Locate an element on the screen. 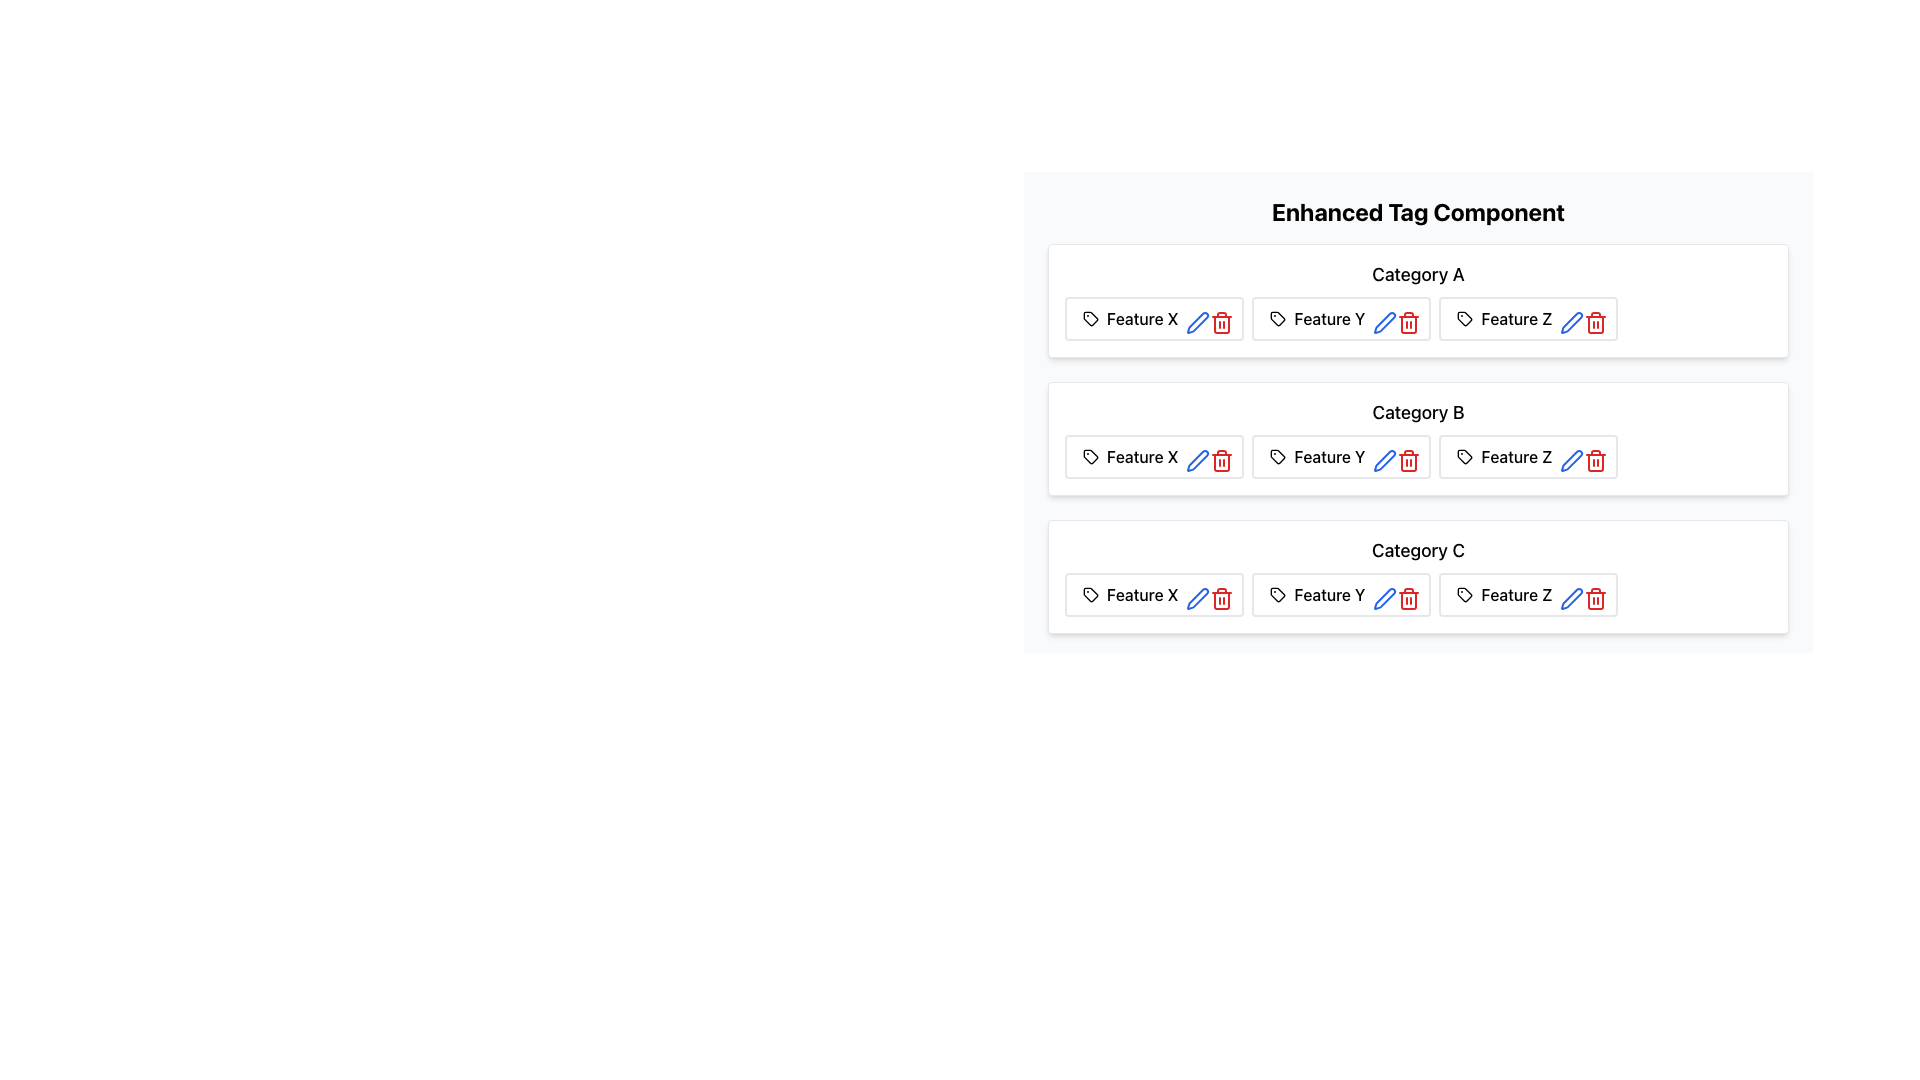 The width and height of the screenshot is (1920, 1080). the red trash can icon is located at coordinates (1595, 322).